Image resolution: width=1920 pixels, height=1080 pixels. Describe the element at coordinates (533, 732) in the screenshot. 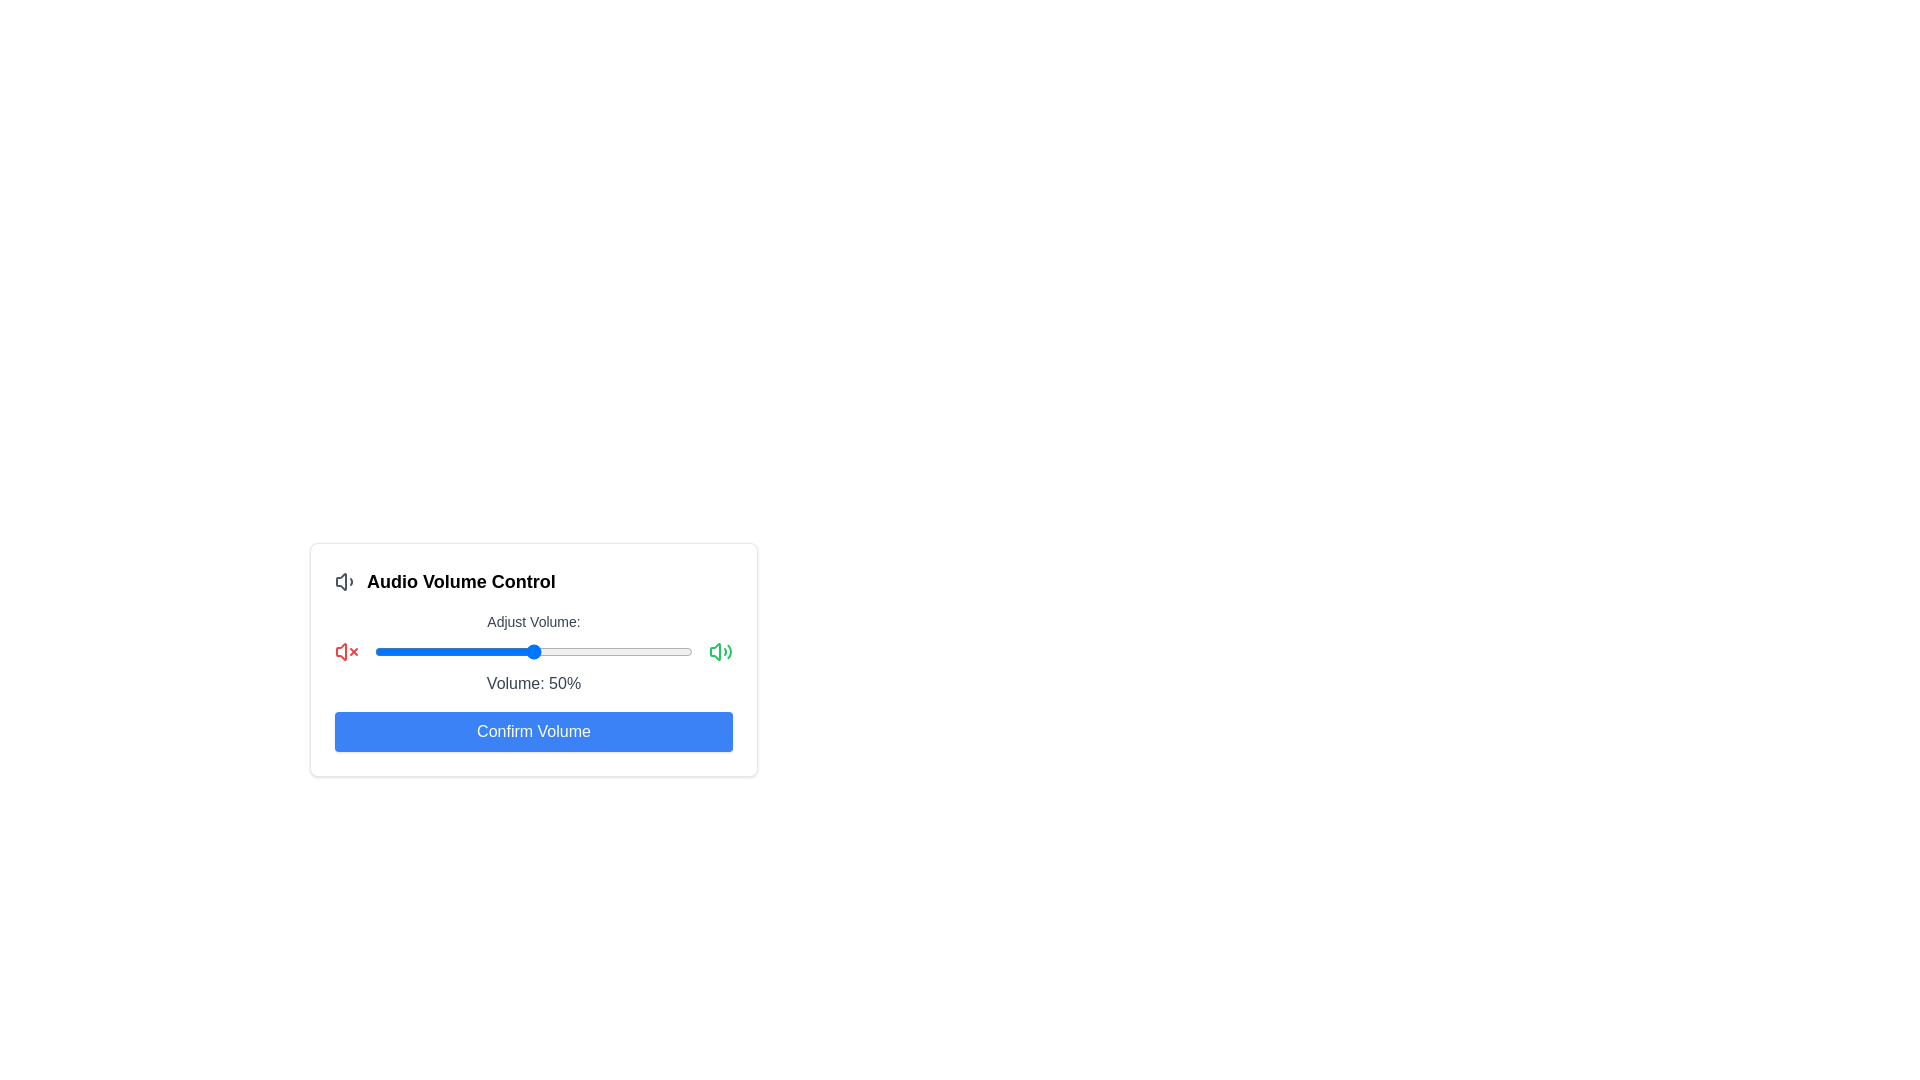

I see `the 'Confirm Volume' button to confirm the current volume setting` at that location.